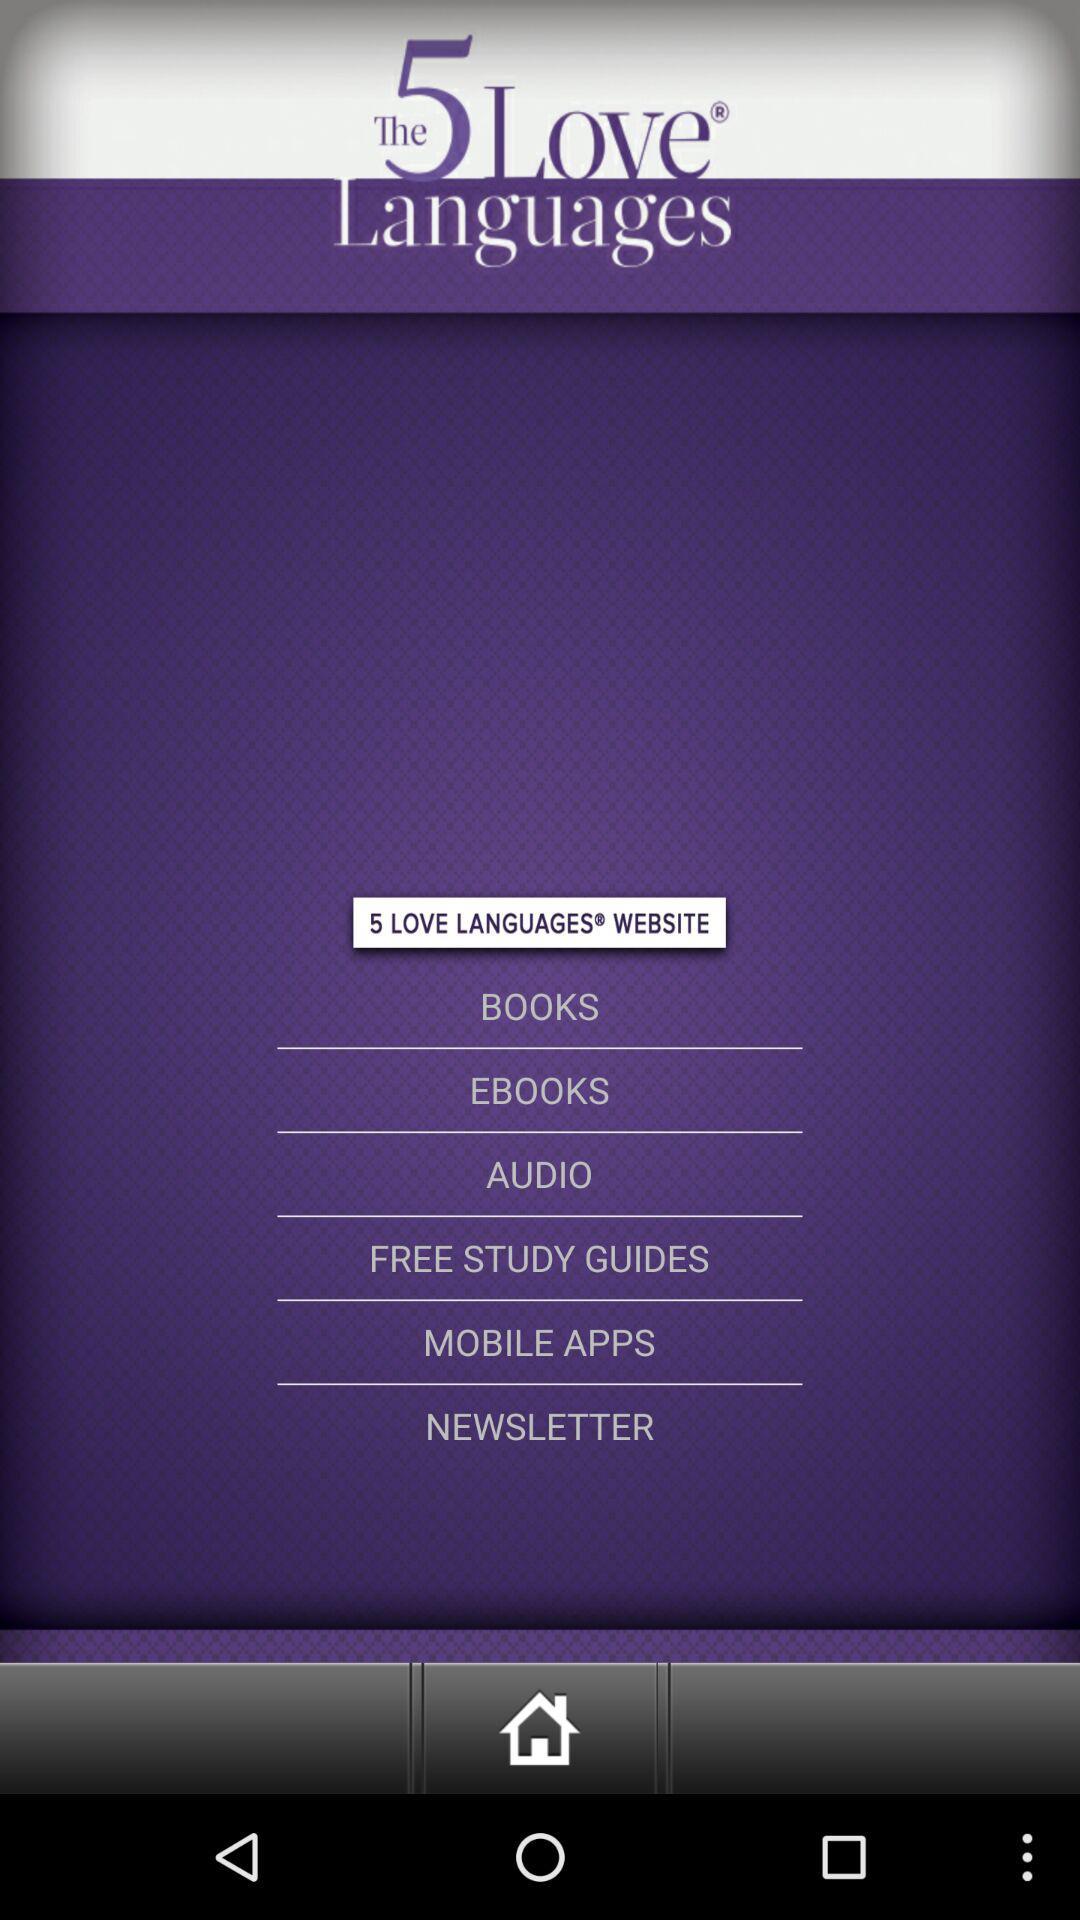 This screenshot has width=1080, height=1920. Describe the element at coordinates (540, 926) in the screenshot. I see `the button above book` at that location.